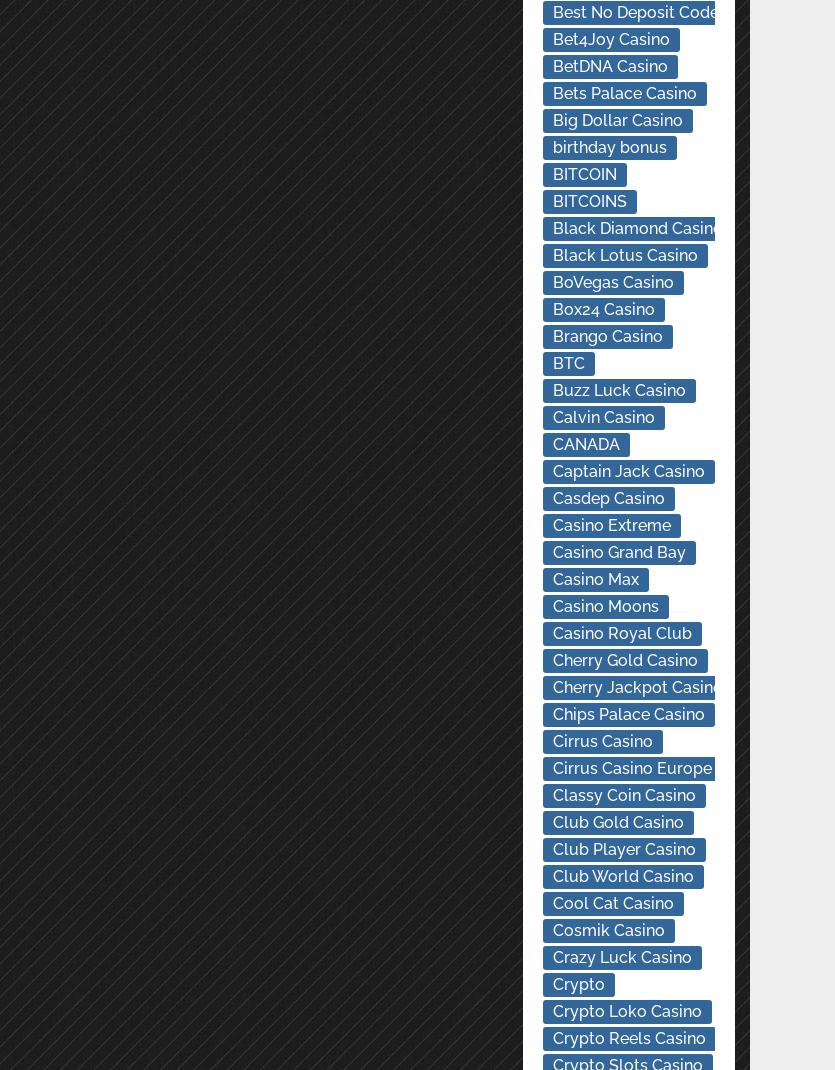  Describe the element at coordinates (602, 416) in the screenshot. I see `'Calvin Casino'` at that location.